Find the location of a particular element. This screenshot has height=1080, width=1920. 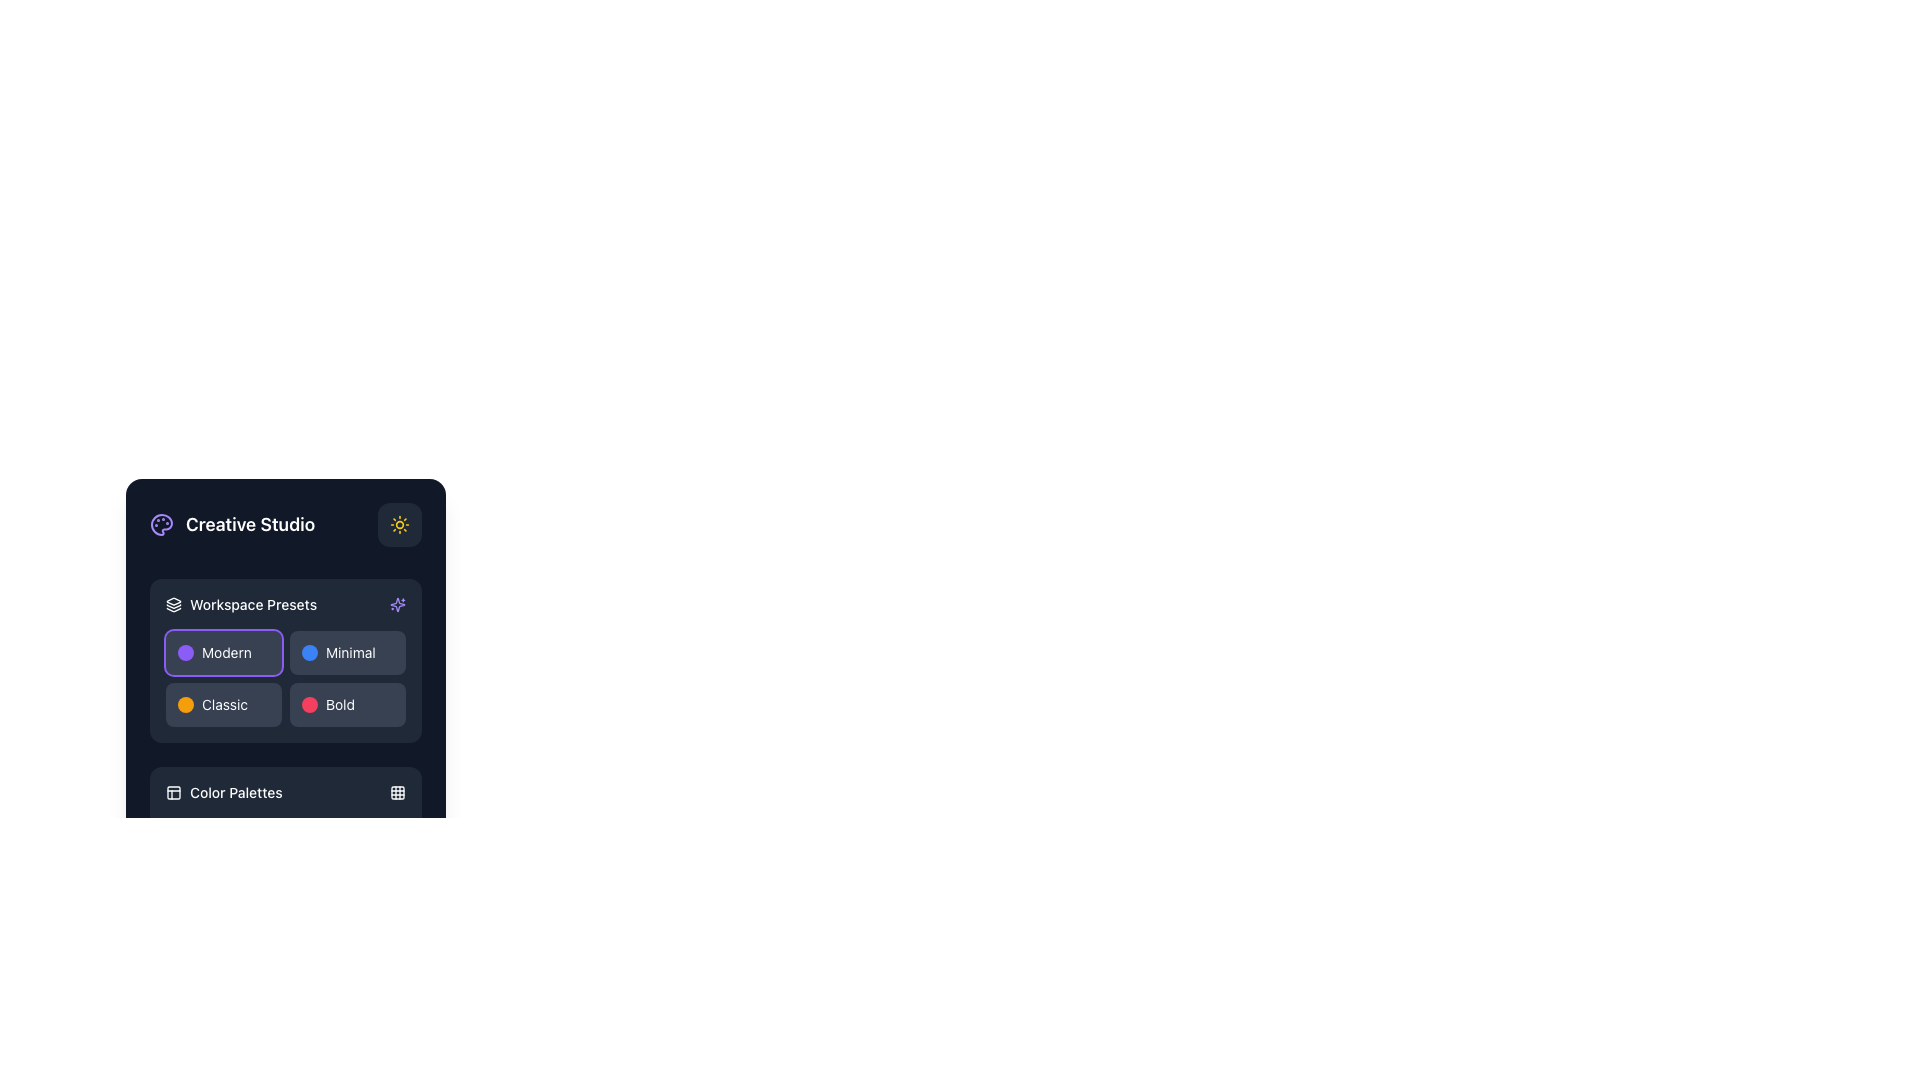

the theme toggle button located at the top-right of the 'Creative Studio' area to switch between light and dark modes is located at coordinates (399, 523).